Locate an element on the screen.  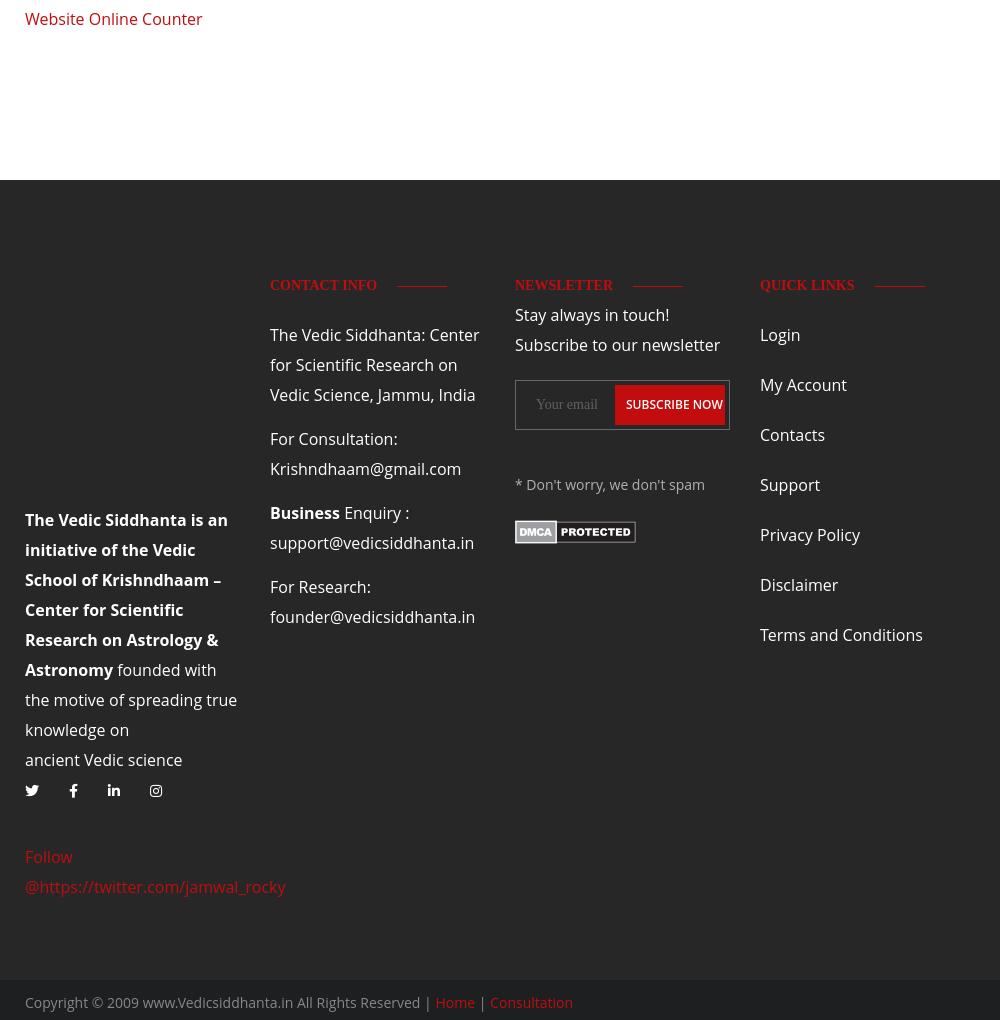
'Vedic' is located at coordinates (102, 758).